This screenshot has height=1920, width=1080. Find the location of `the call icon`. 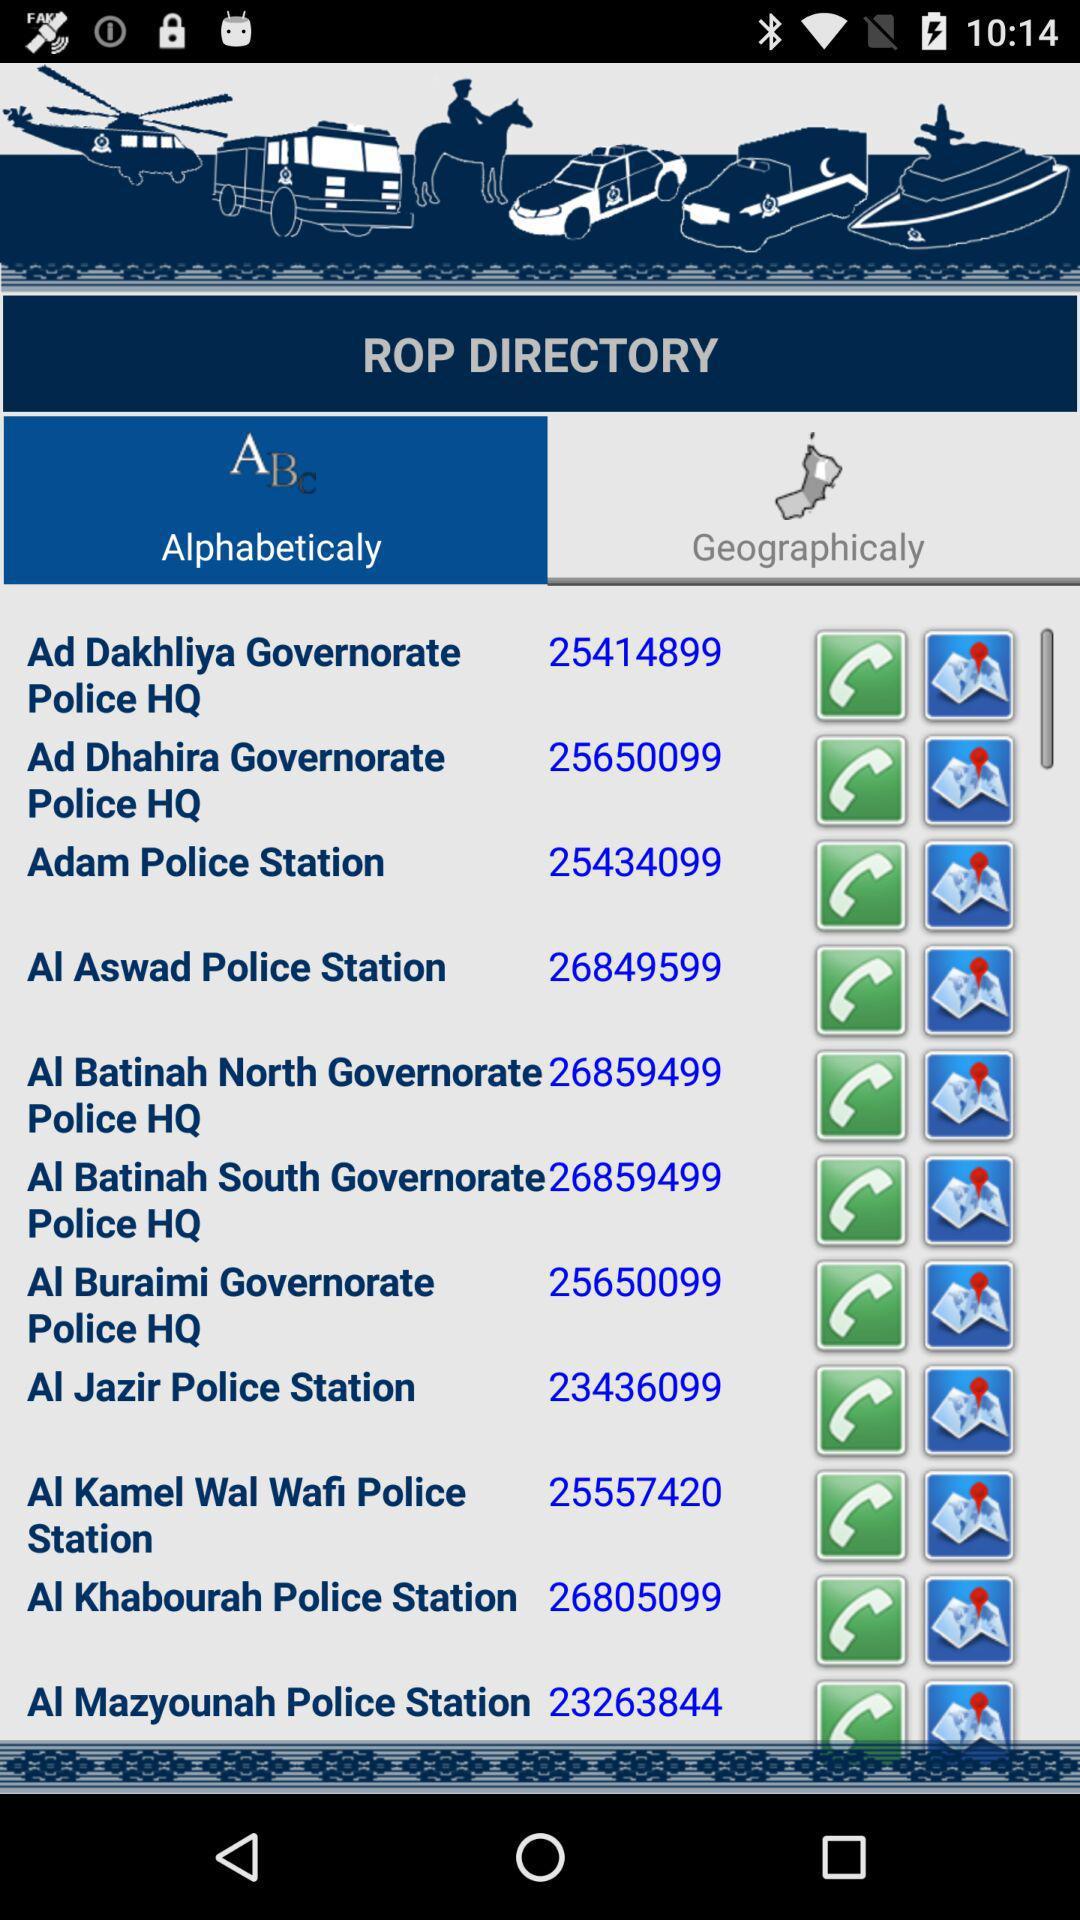

the call icon is located at coordinates (859, 1846).